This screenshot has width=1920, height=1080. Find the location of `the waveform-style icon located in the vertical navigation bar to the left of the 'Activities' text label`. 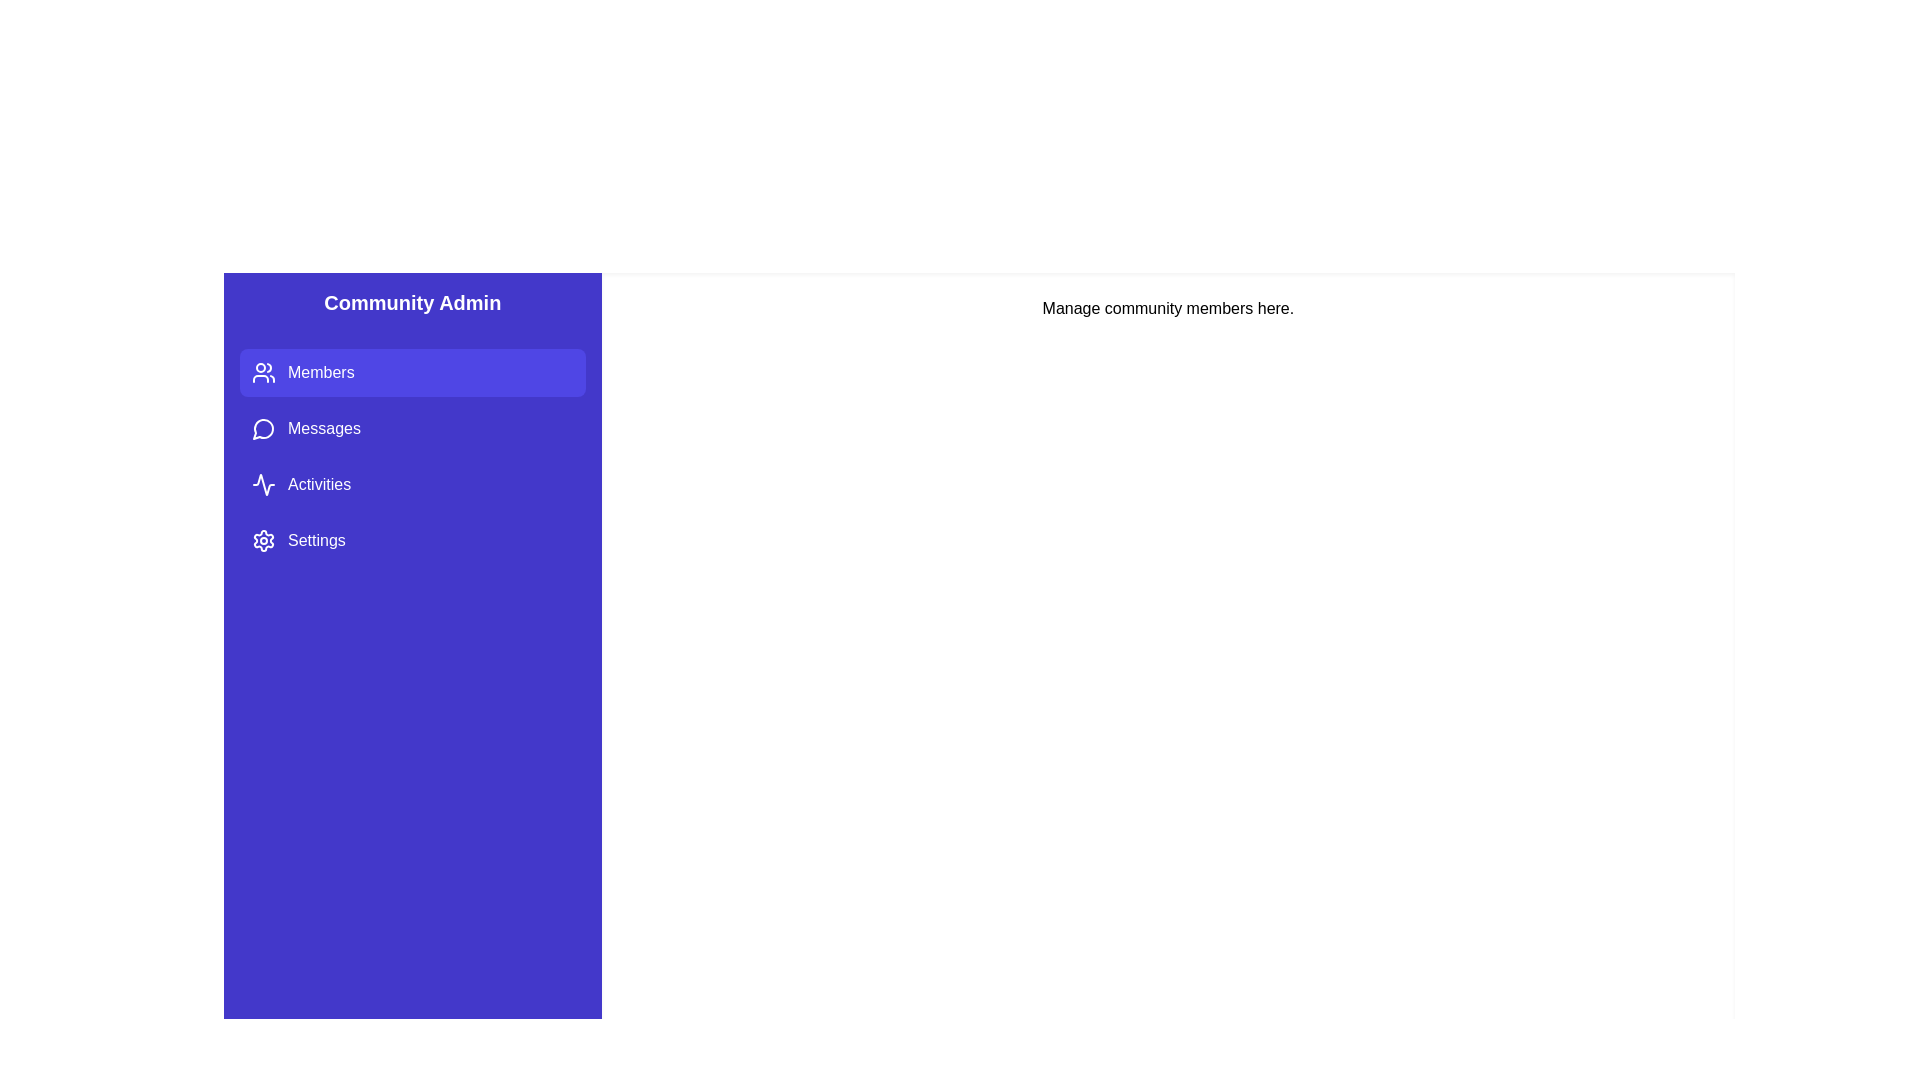

the waveform-style icon located in the vertical navigation bar to the left of the 'Activities' text label is located at coordinates (263, 485).